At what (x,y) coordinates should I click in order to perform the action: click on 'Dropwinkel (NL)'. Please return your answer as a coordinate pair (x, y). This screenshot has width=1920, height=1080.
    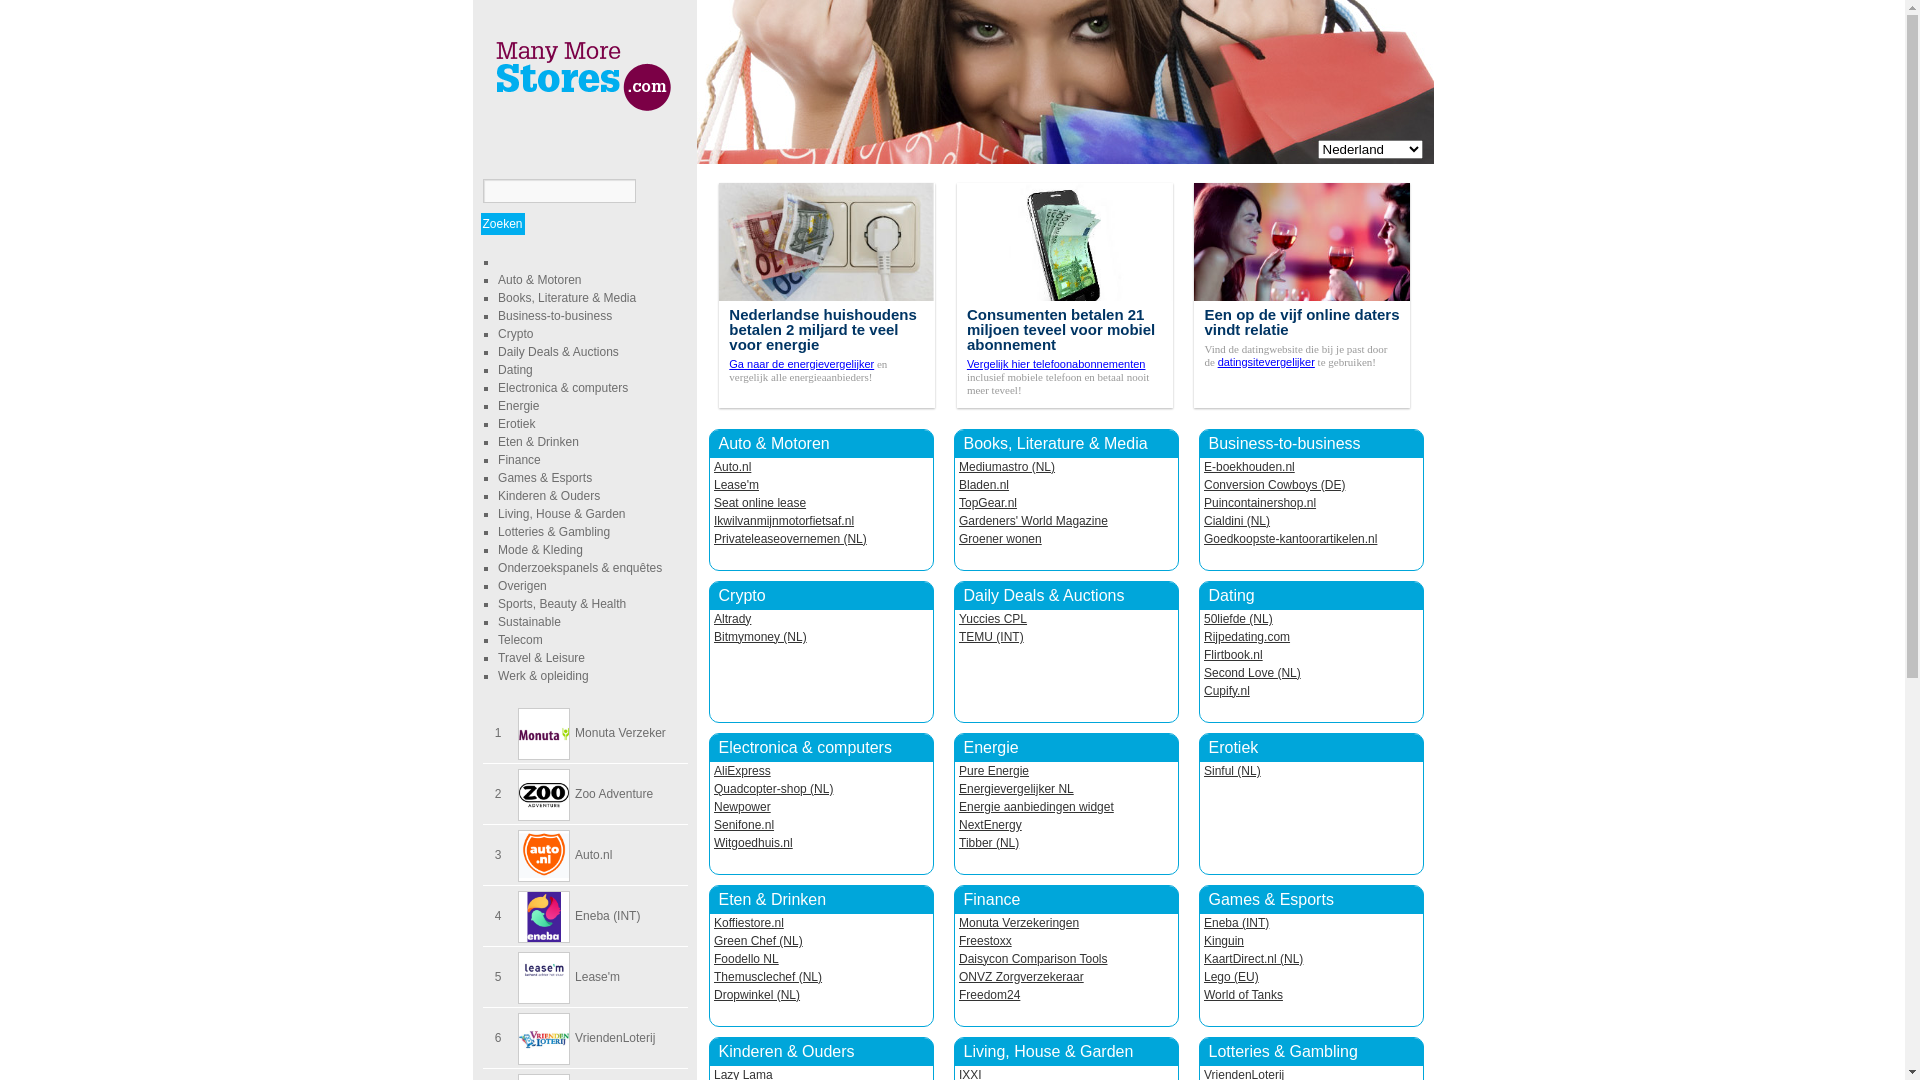
    Looking at the image, I should click on (756, 995).